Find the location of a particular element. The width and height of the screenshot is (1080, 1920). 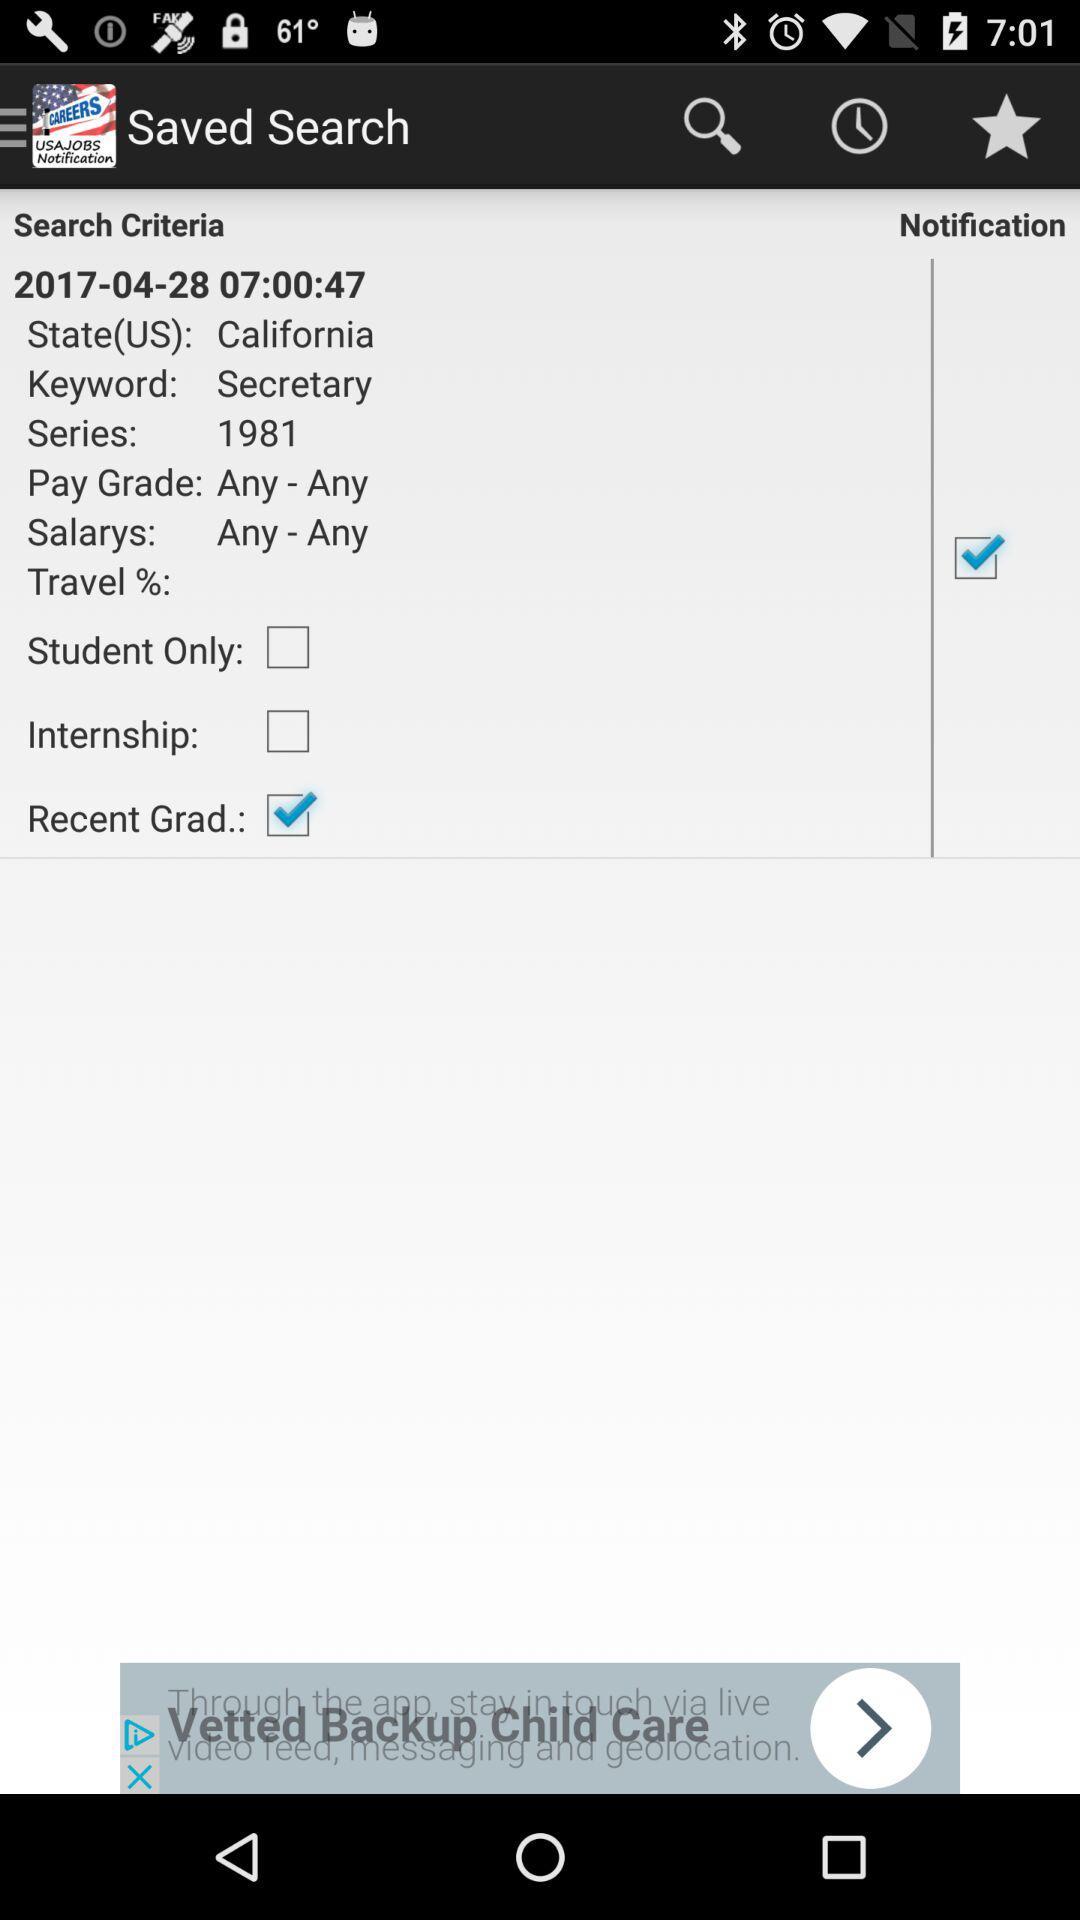

the app above series: icon is located at coordinates (289, 382).